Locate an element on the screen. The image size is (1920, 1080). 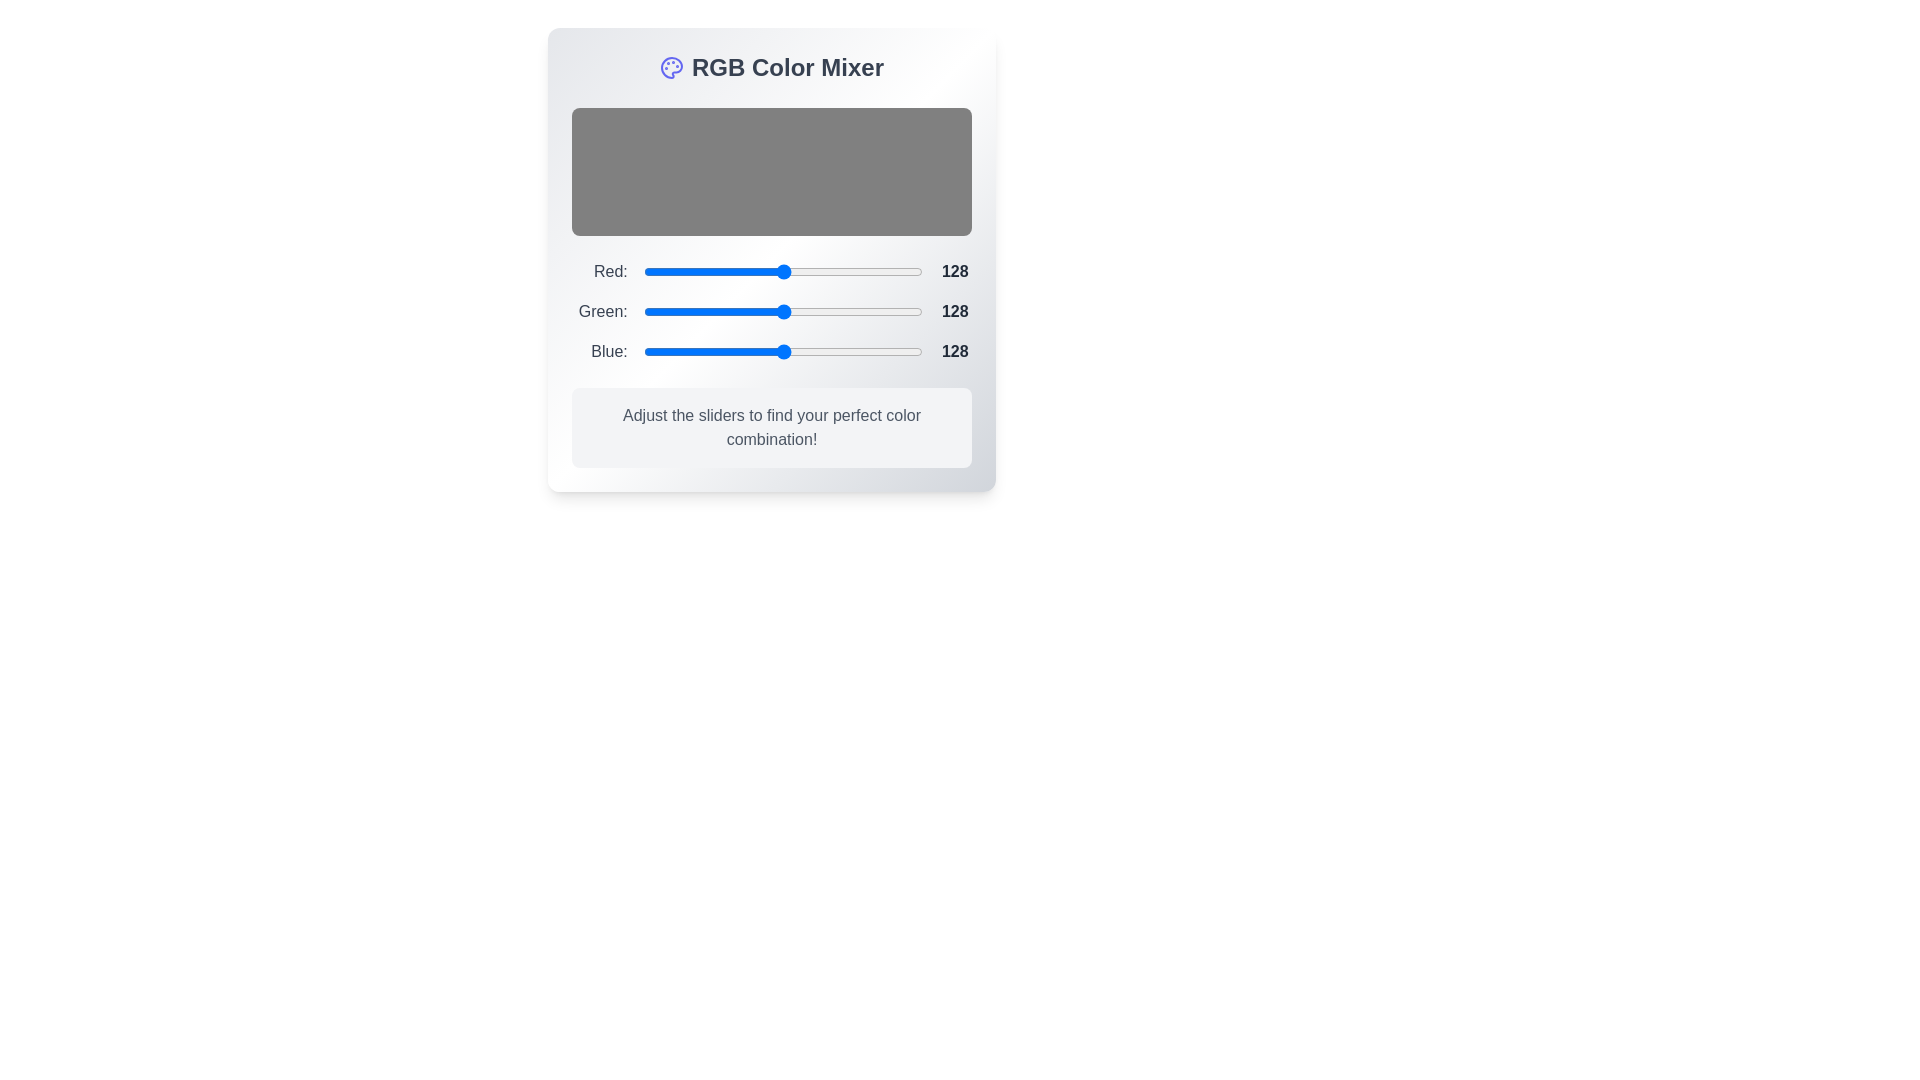
the 0 slider to 224 is located at coordinates (887, 272).